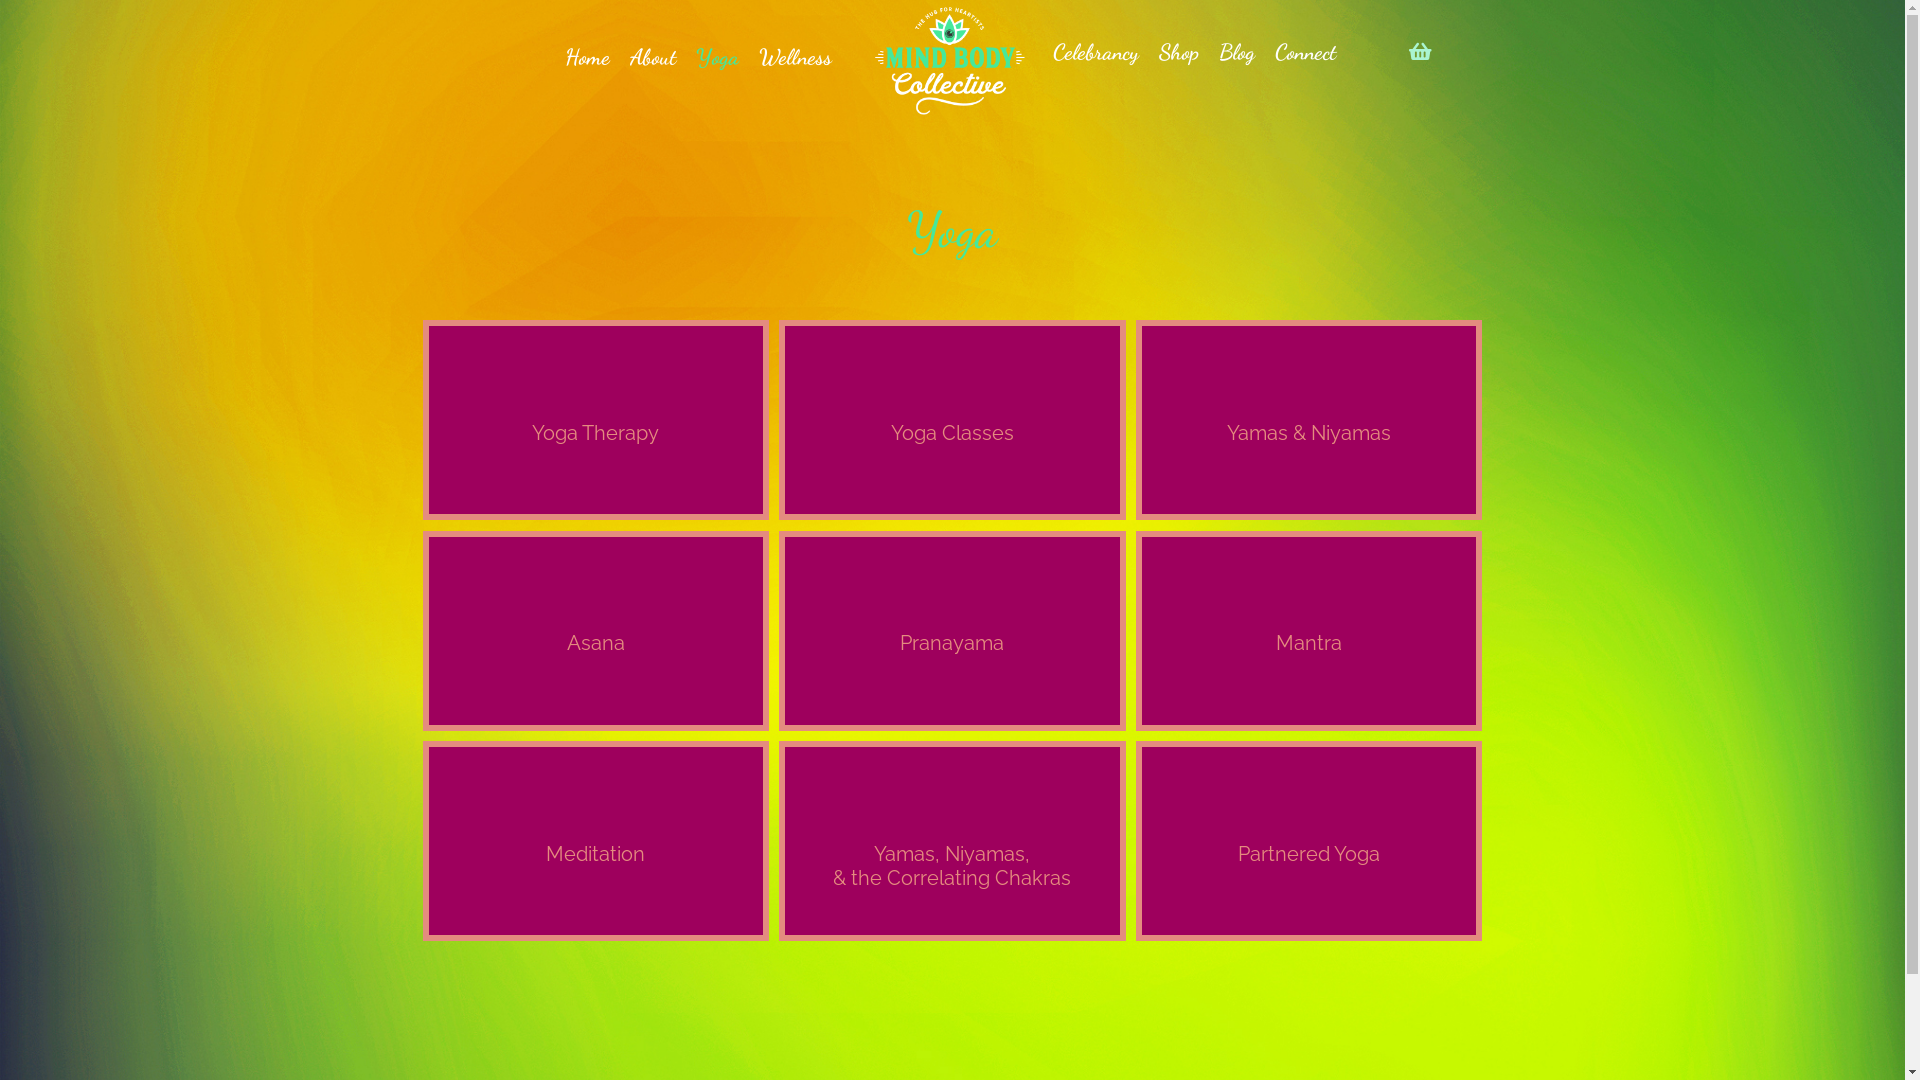 The image size is (1920, 1080). What do you see at coordinates (594, 419) in the screenshot?
I see `'Yoga Therapy'` at bounding box center [594, 419].